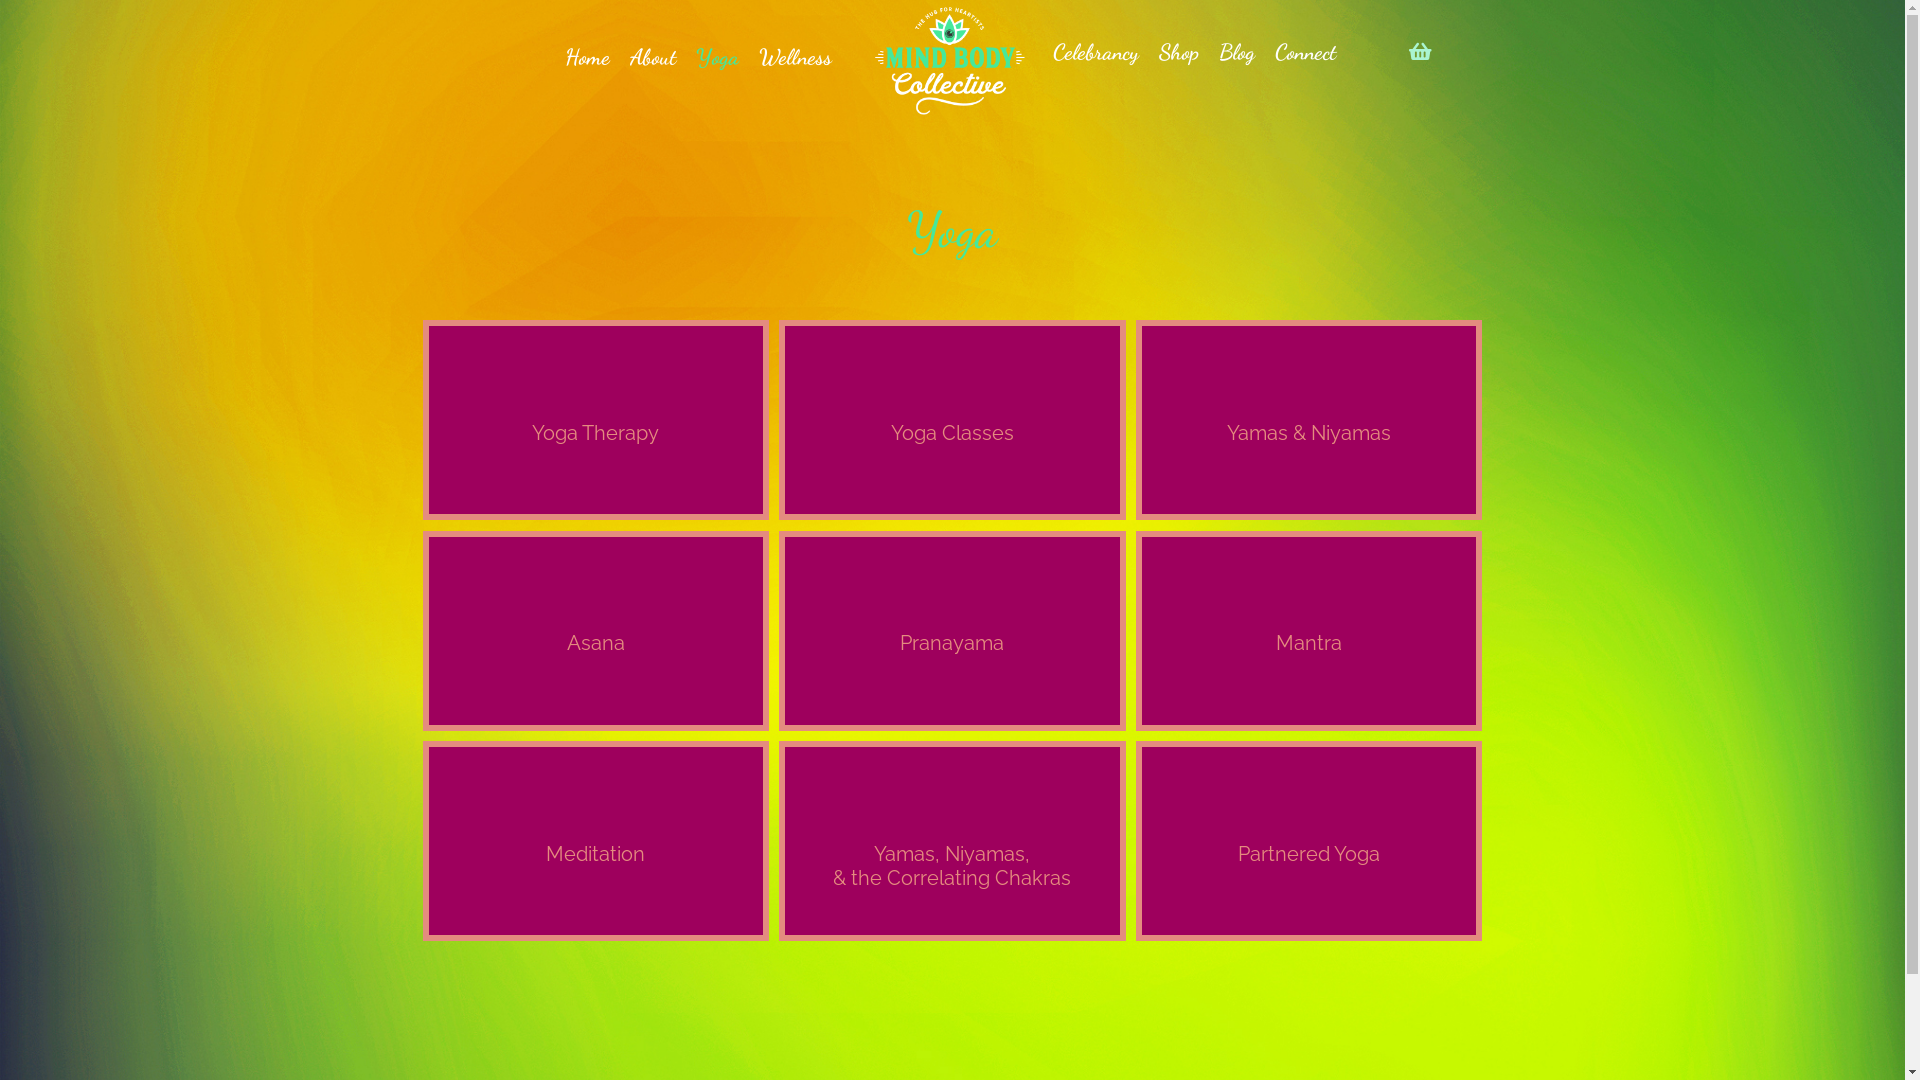 The image size is (1920, 1080). What do you see at coordinates (594, 419) in the screenshot?
I see `'Yoga Therapy'` at bounding box center [594, 419].